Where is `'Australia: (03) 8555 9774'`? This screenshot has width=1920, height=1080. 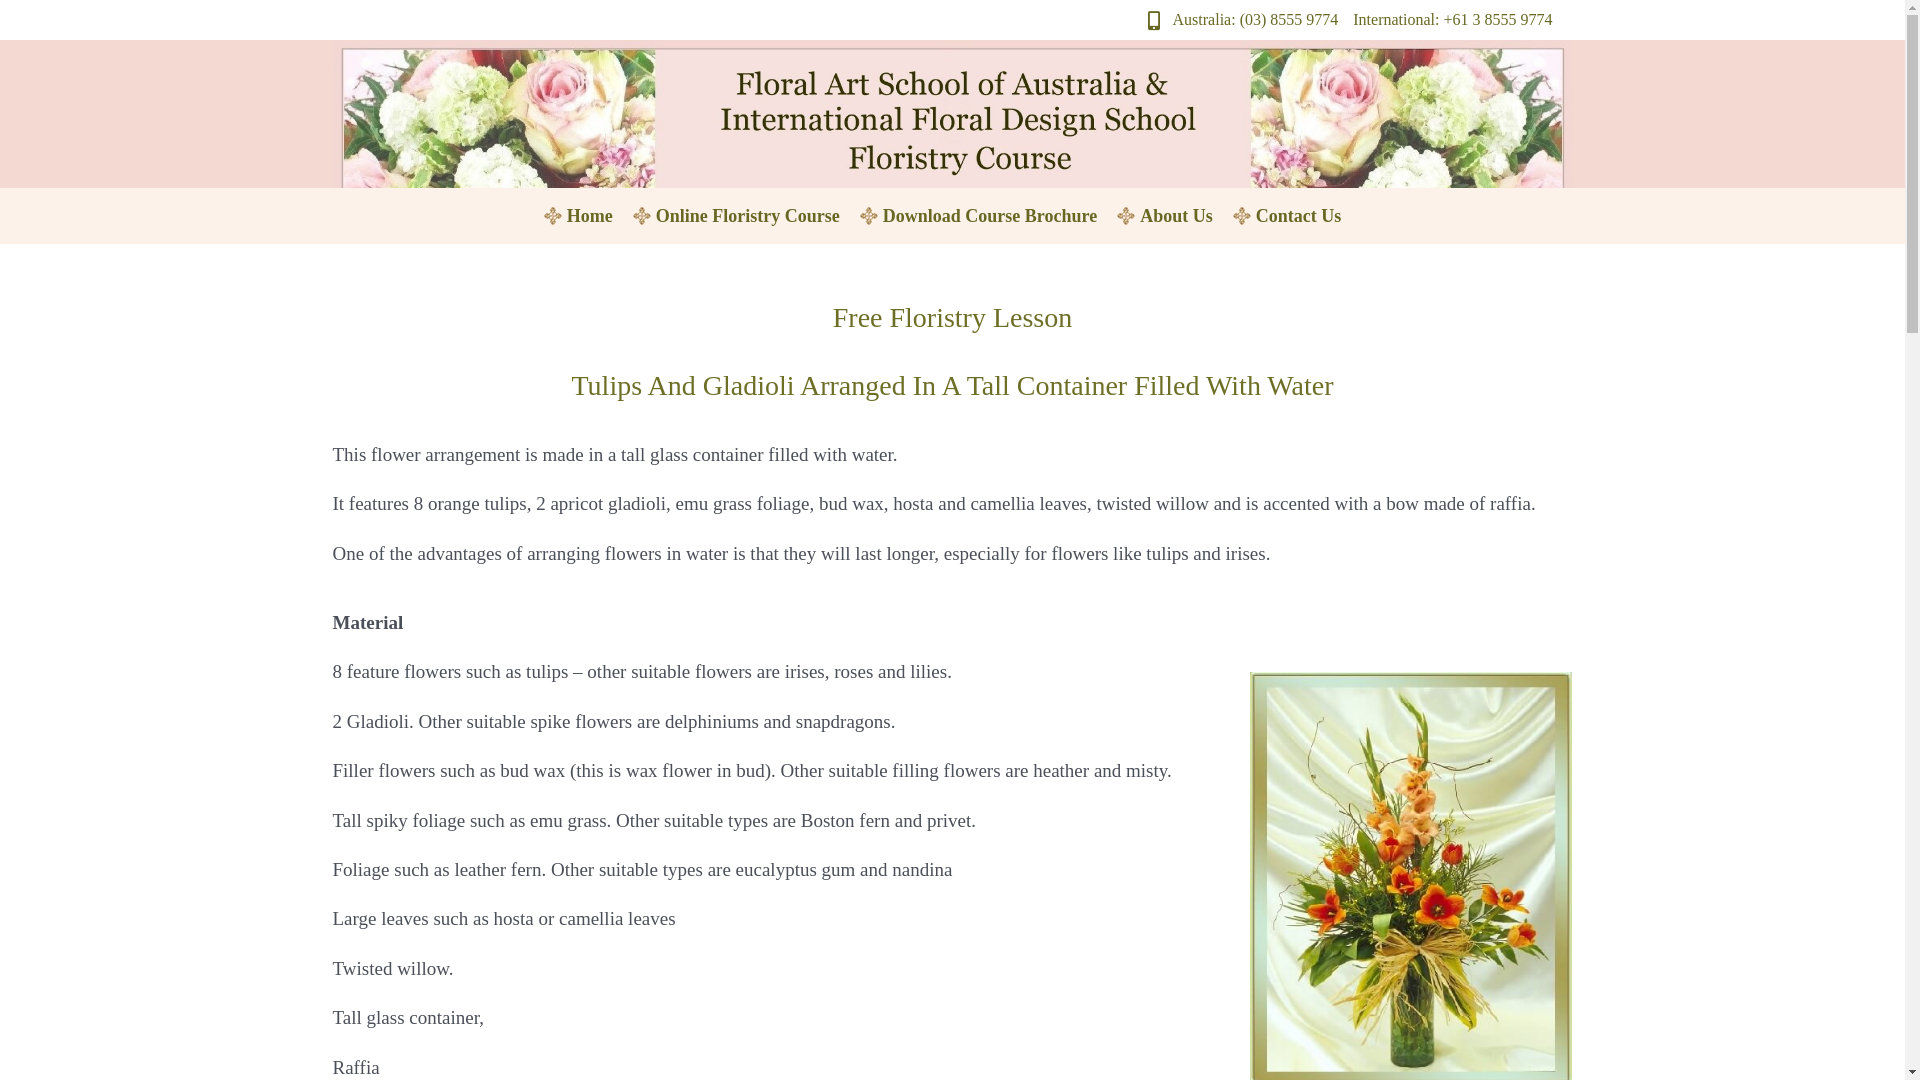
'Australia: (03) 8555 9774' is located at coordinates (1236, 19).